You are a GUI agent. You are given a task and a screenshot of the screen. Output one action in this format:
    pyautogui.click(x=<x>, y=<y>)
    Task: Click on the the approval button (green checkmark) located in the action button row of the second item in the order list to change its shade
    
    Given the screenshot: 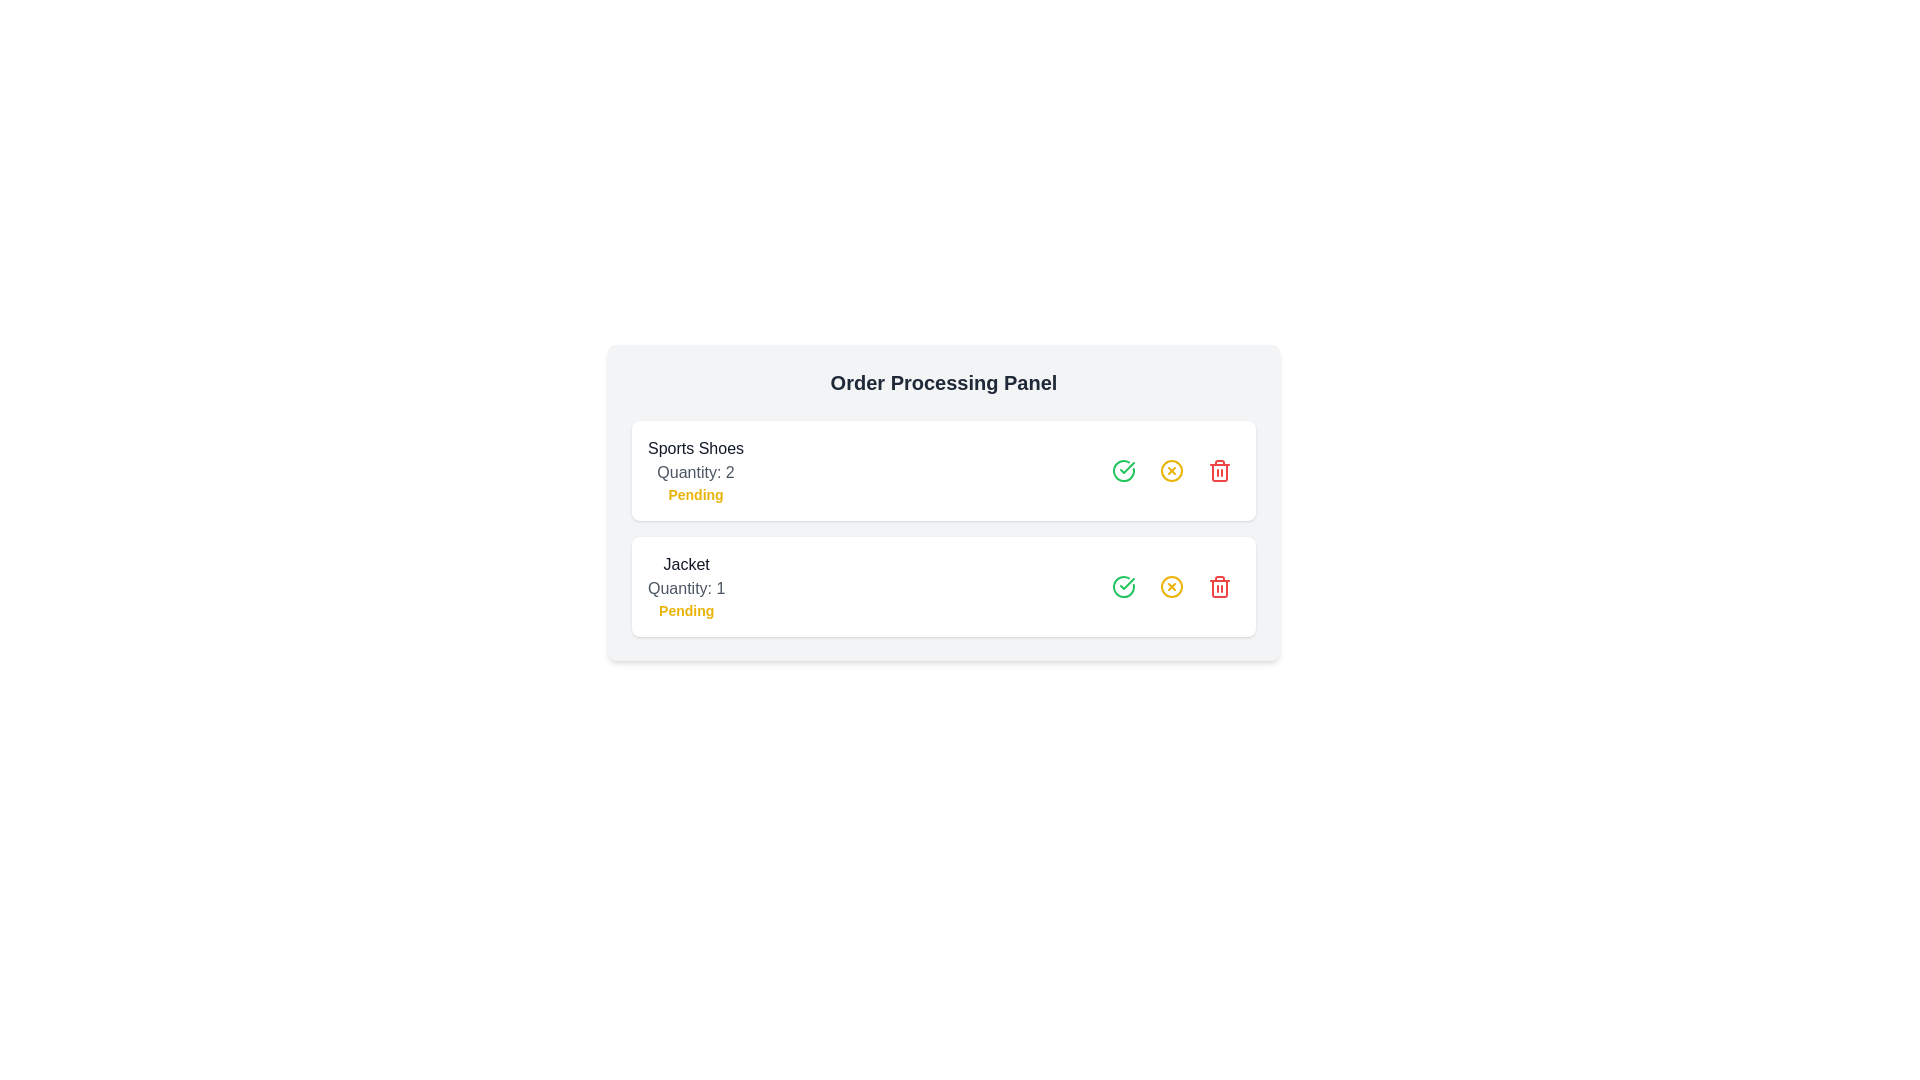 What is the action you would take?
    pyautogui.click(x=1123, y=585)
    